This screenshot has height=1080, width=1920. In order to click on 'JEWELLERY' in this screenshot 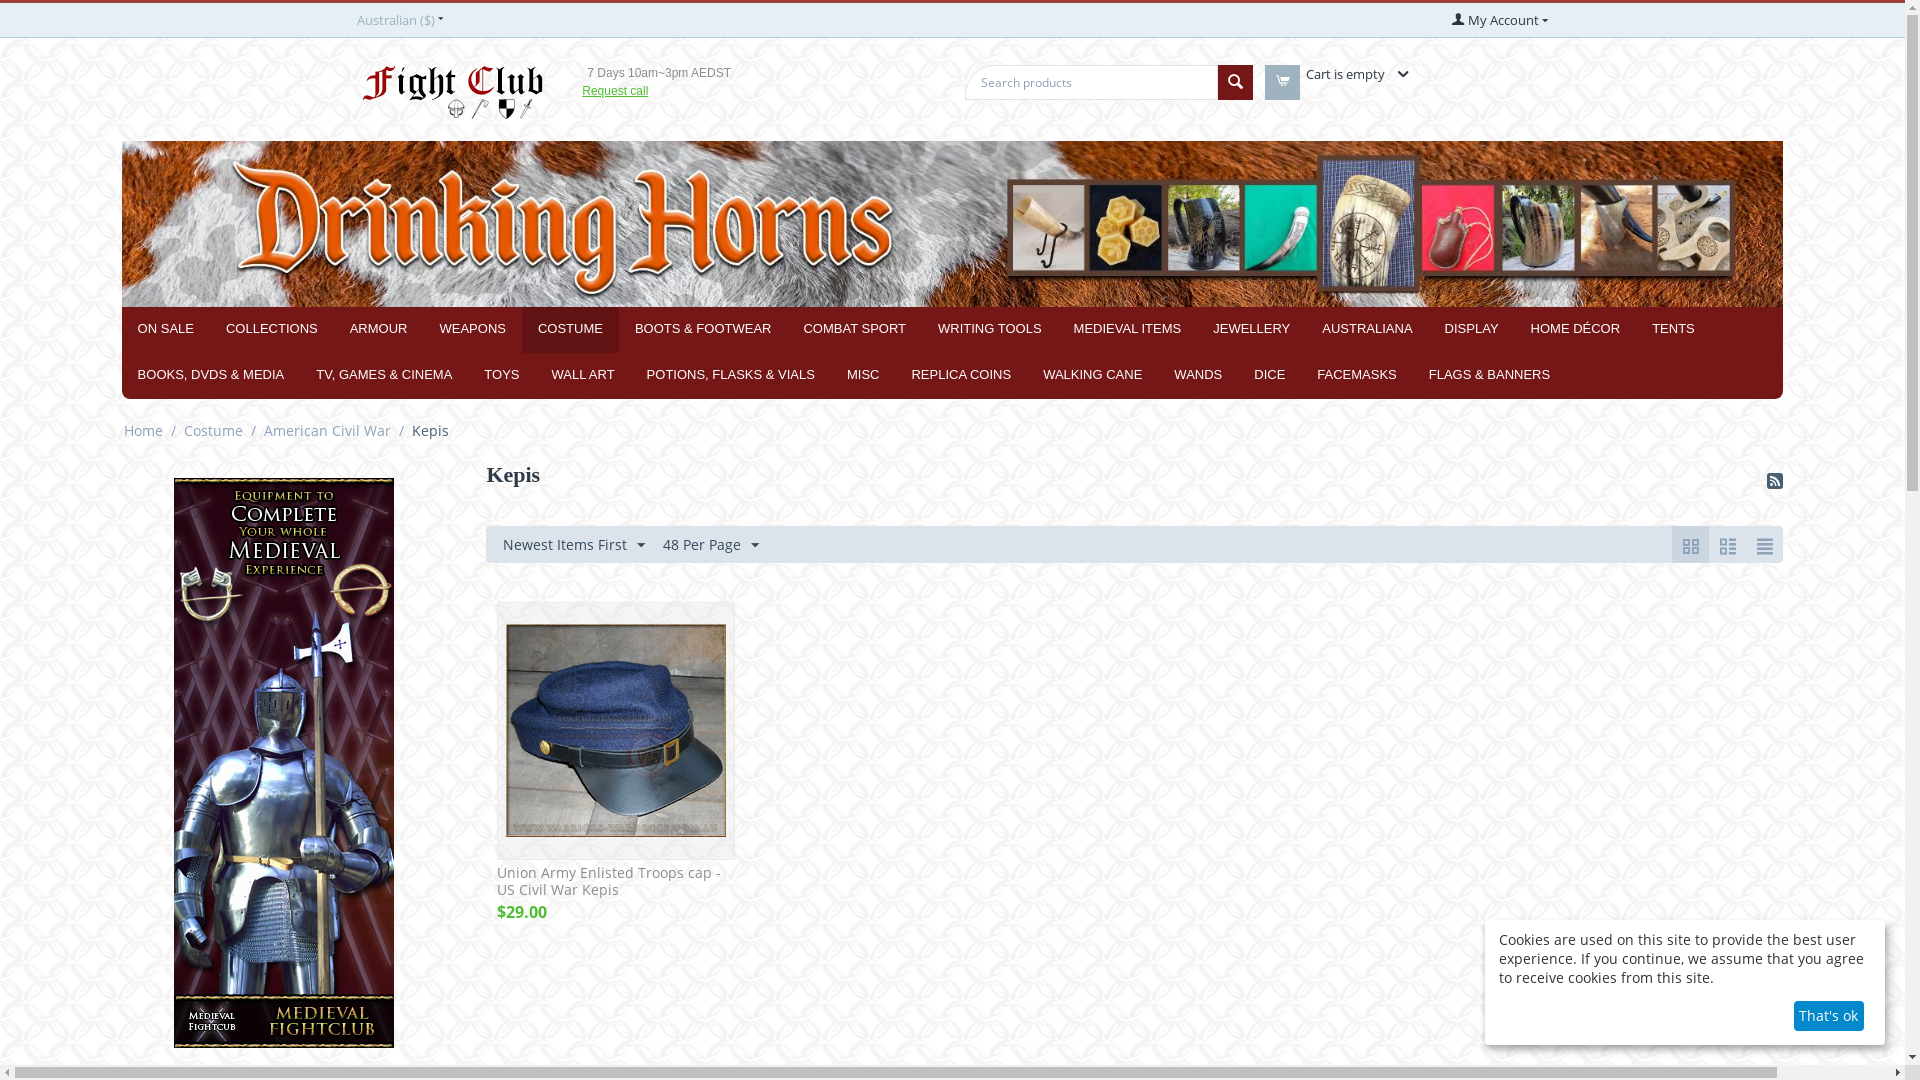, I will do `click(1250, 329)`.